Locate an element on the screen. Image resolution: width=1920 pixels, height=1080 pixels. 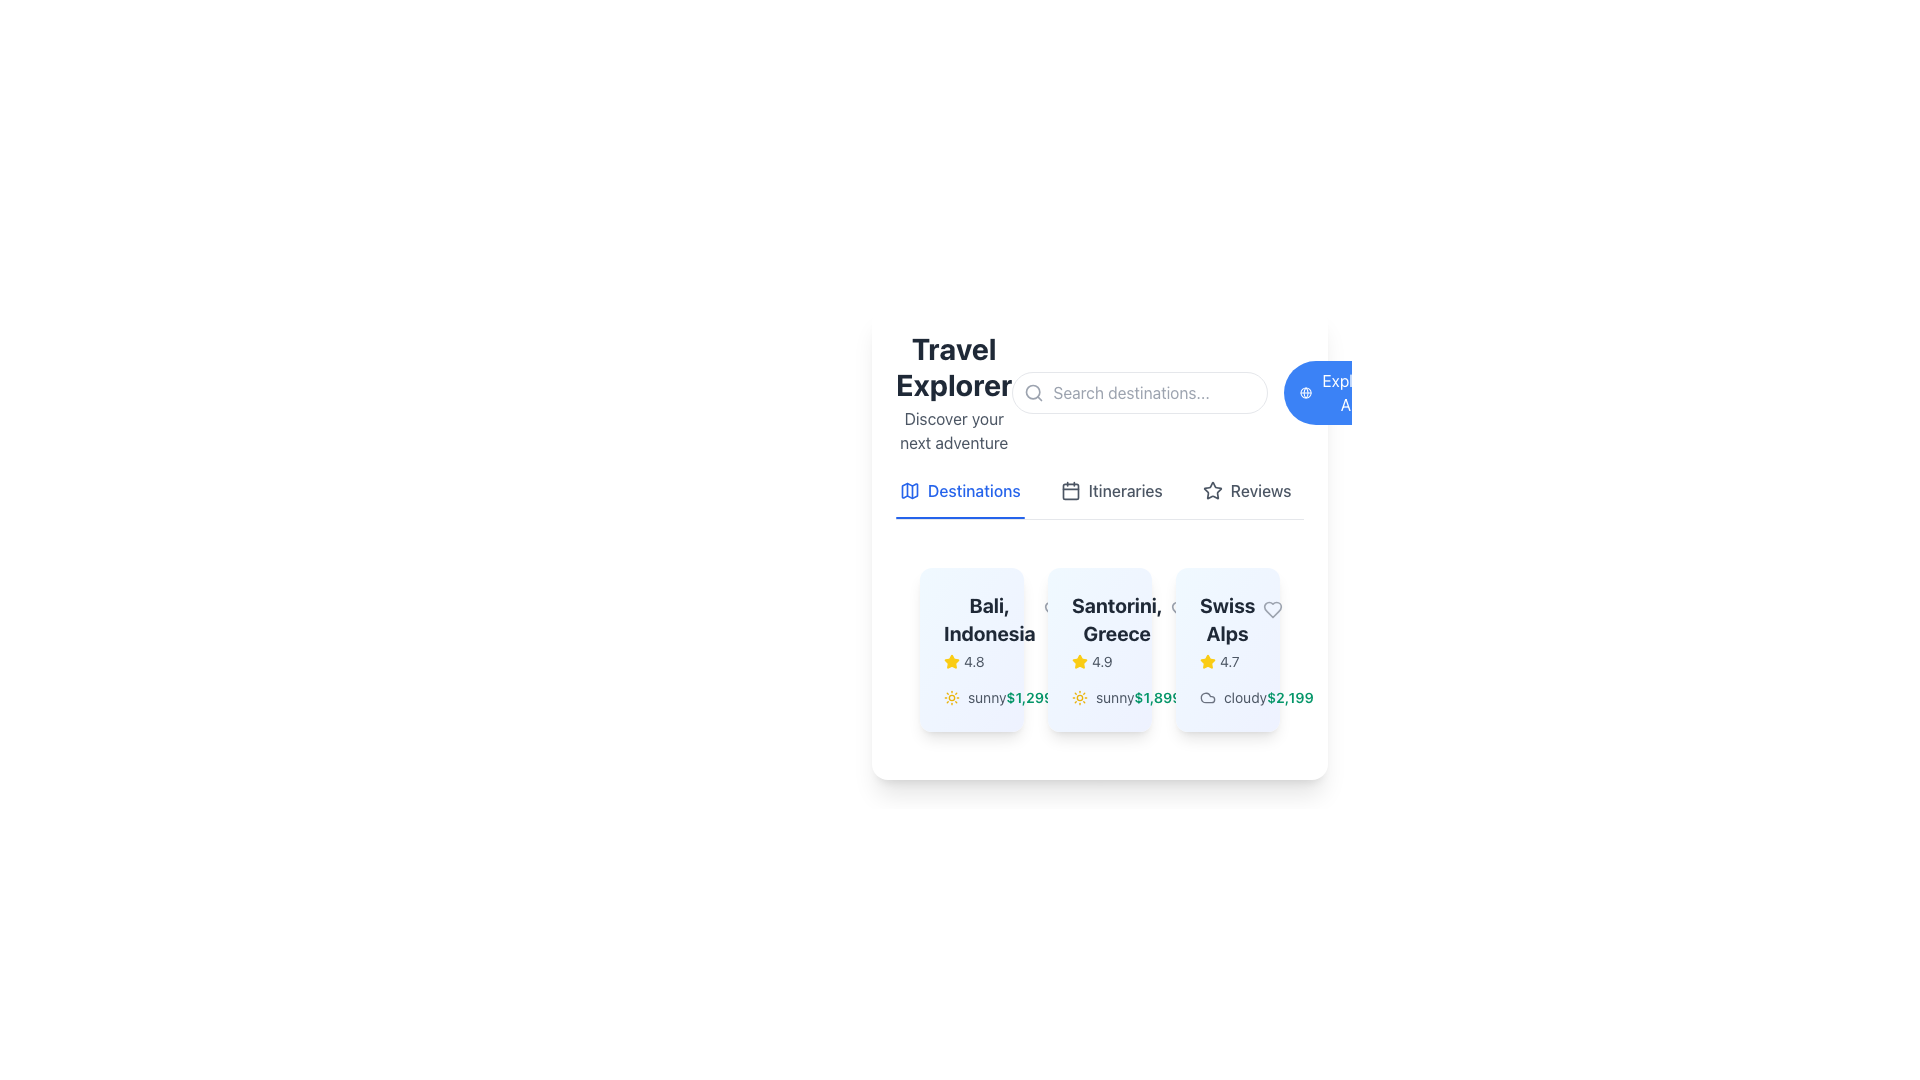
the interactive text link for 'Destinations' in the top navigation bar to potentially reveal additional information is located at coordinates (960, 497).